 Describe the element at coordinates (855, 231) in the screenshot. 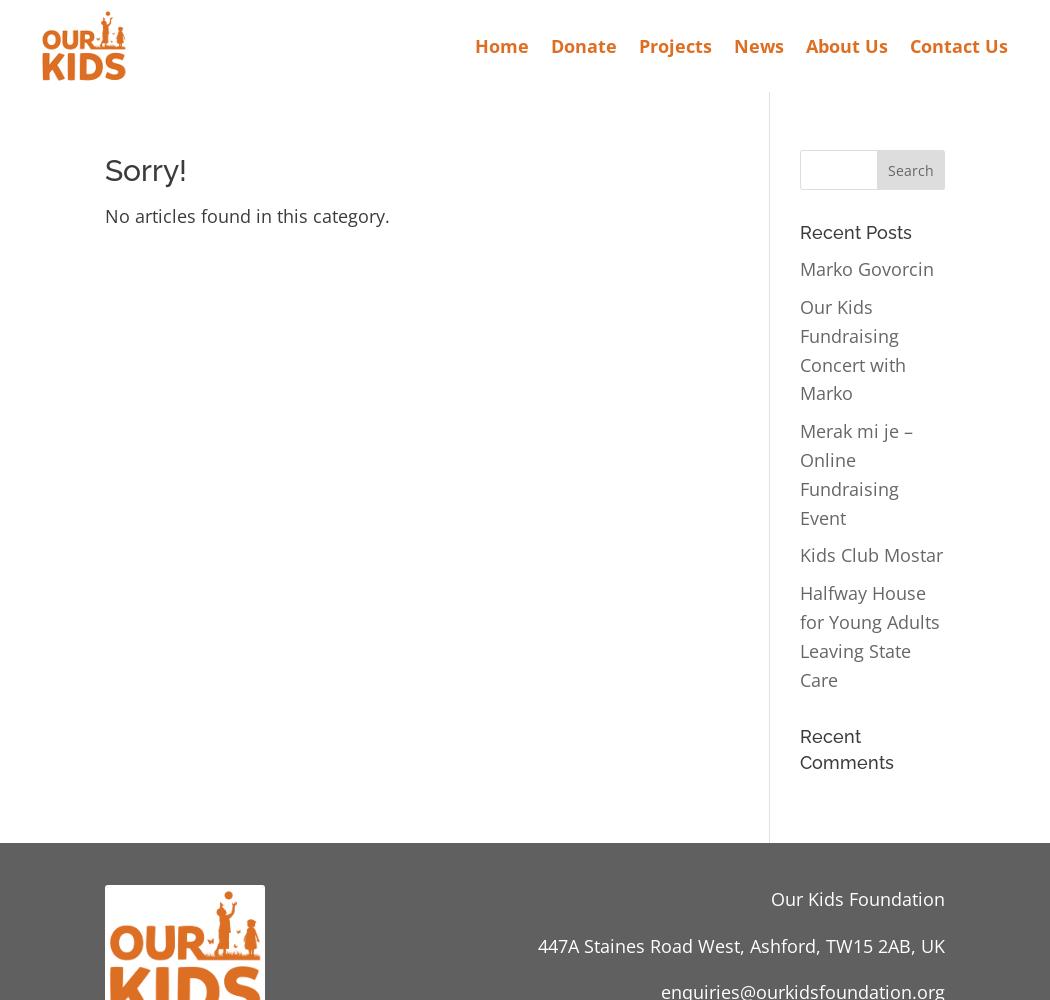

I see `'Recent Posts'` at that location.